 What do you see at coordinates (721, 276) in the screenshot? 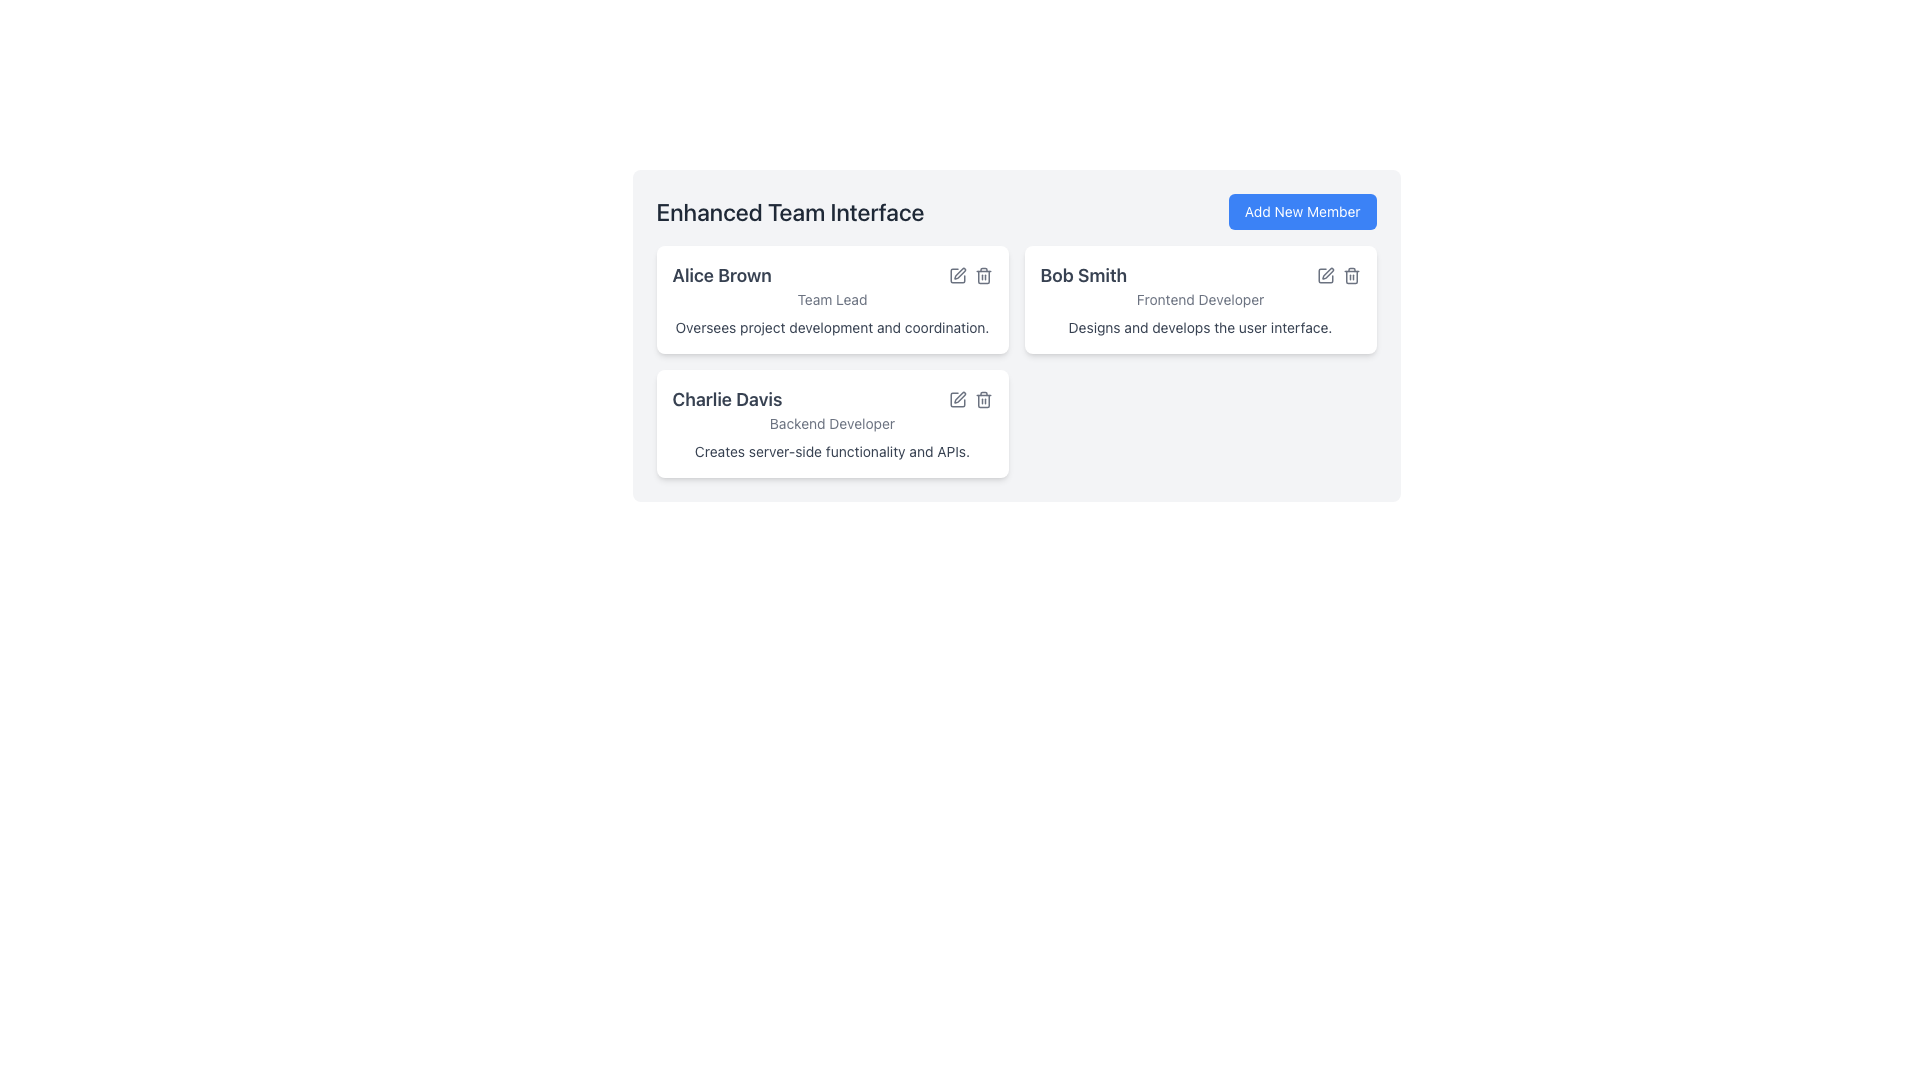
I see `text element displaying 'Alice Brown' in bold, dark gray font, located in the leftmost card under 'Enhanced Team Interface'` at bounding box center [721, 276].